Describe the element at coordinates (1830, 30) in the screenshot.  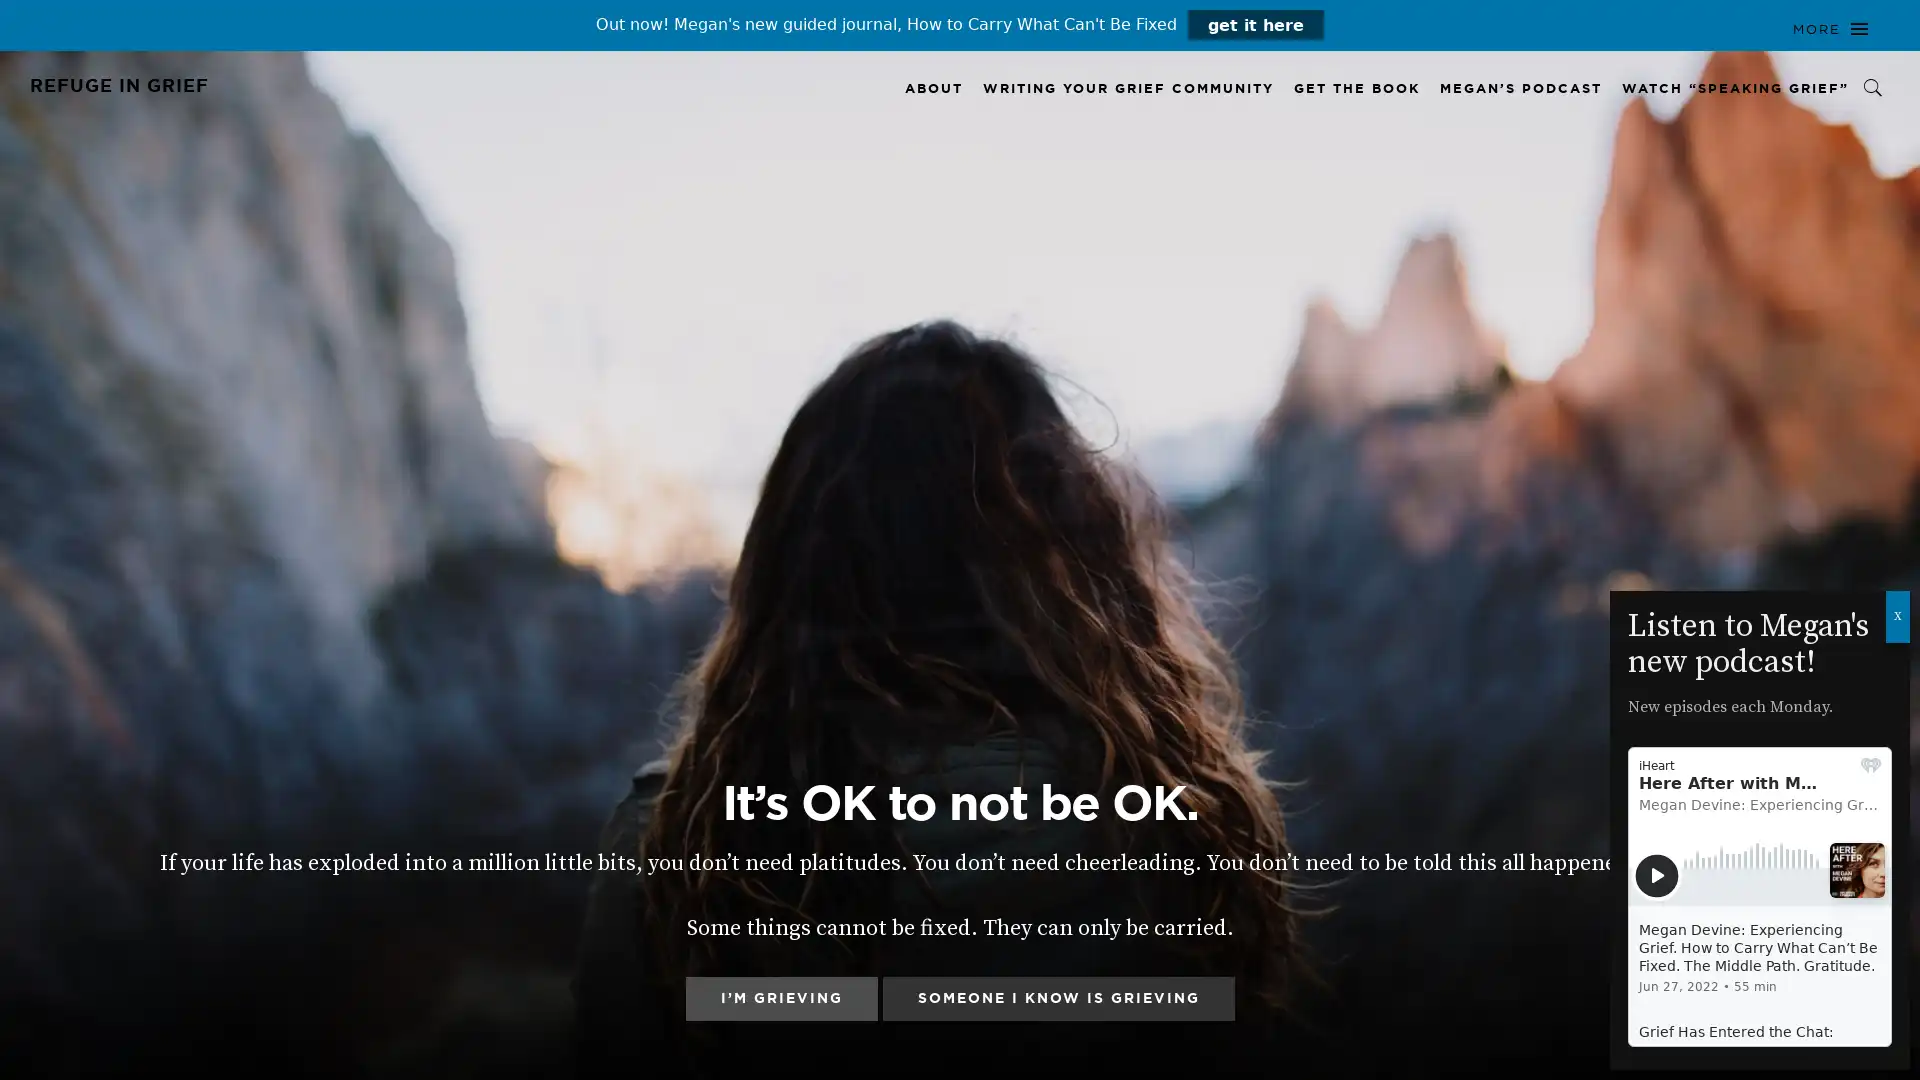
I see `MORE  SHOW OFFSCREEN CONTENT` at that location.